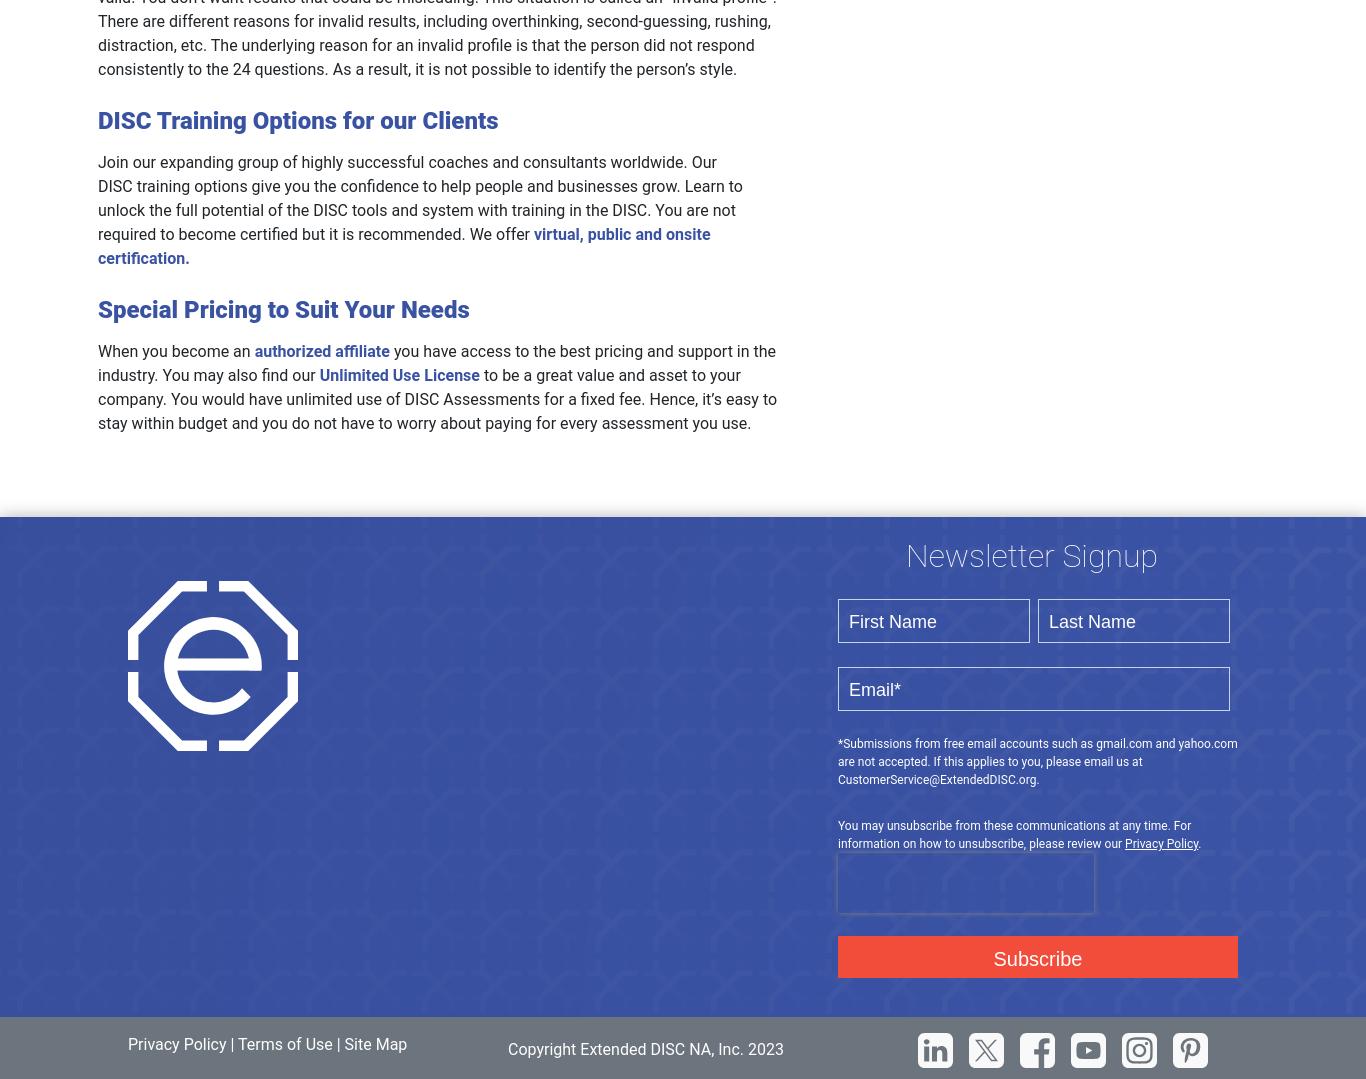 The image size is (1366, 1079). What do you see at coordinates (284, 1042) in the screenshot?
I see `'Terms of Use'` at bounding box center [284, 1042].